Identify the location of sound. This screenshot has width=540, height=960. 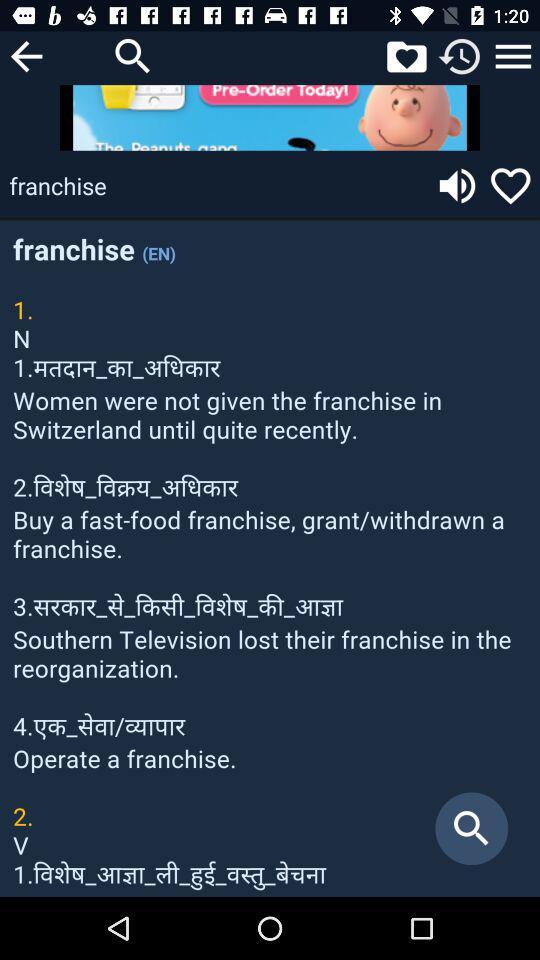
(457, 185).